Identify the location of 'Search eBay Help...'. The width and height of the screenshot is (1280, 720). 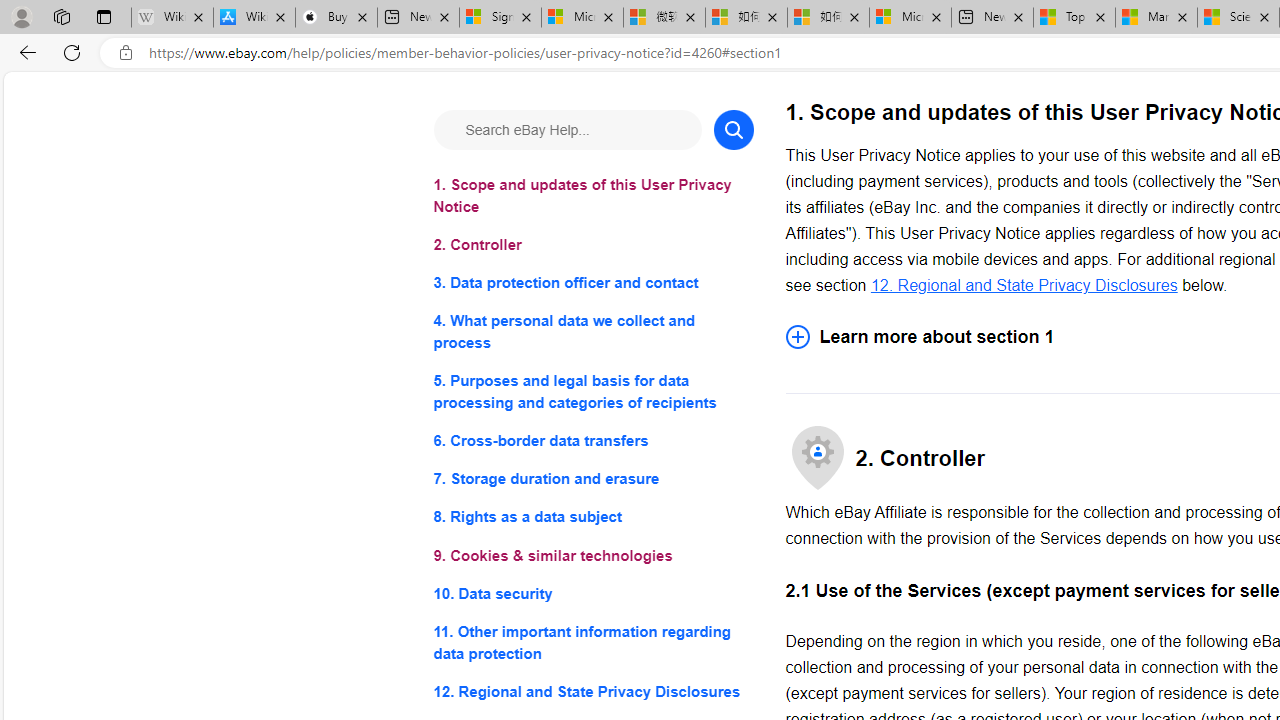
(566, 129).